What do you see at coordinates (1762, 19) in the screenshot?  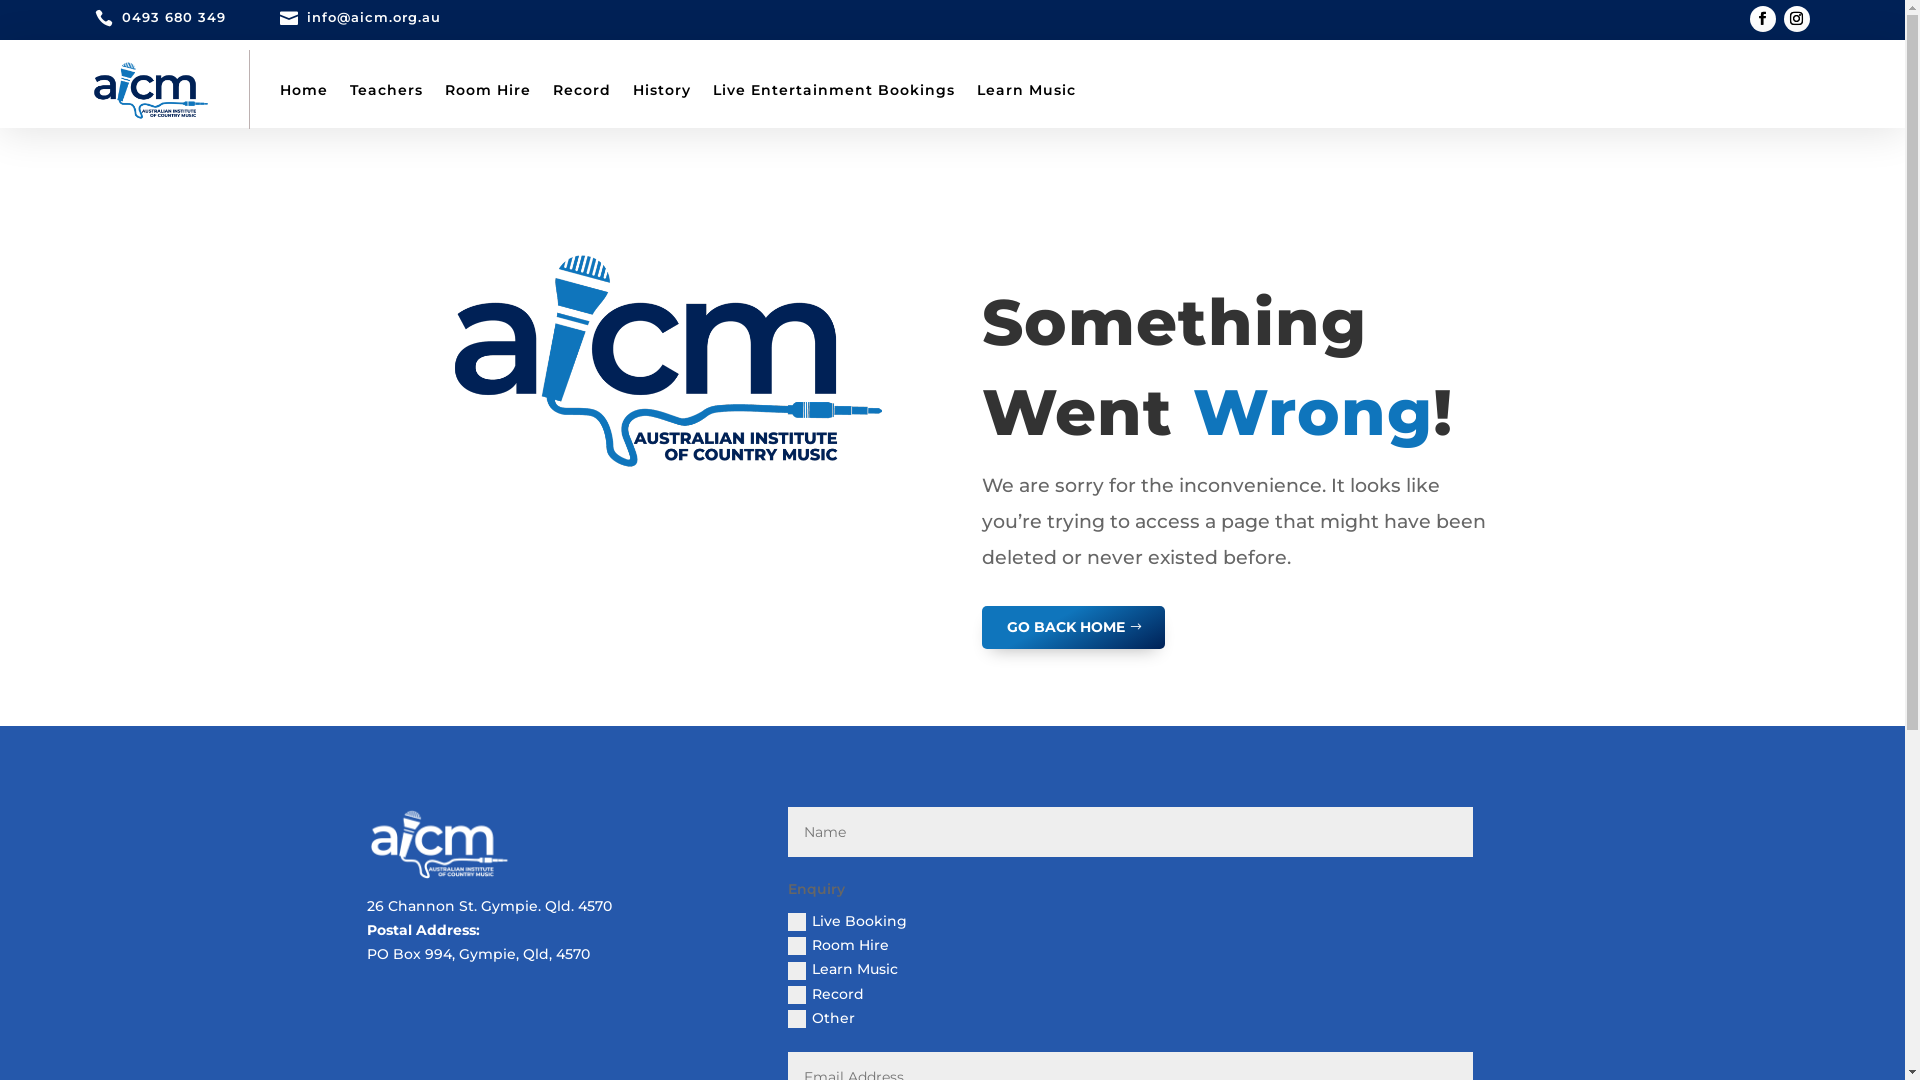 I see `'Follow on Facebook'` at bounding box center [1762, 19].